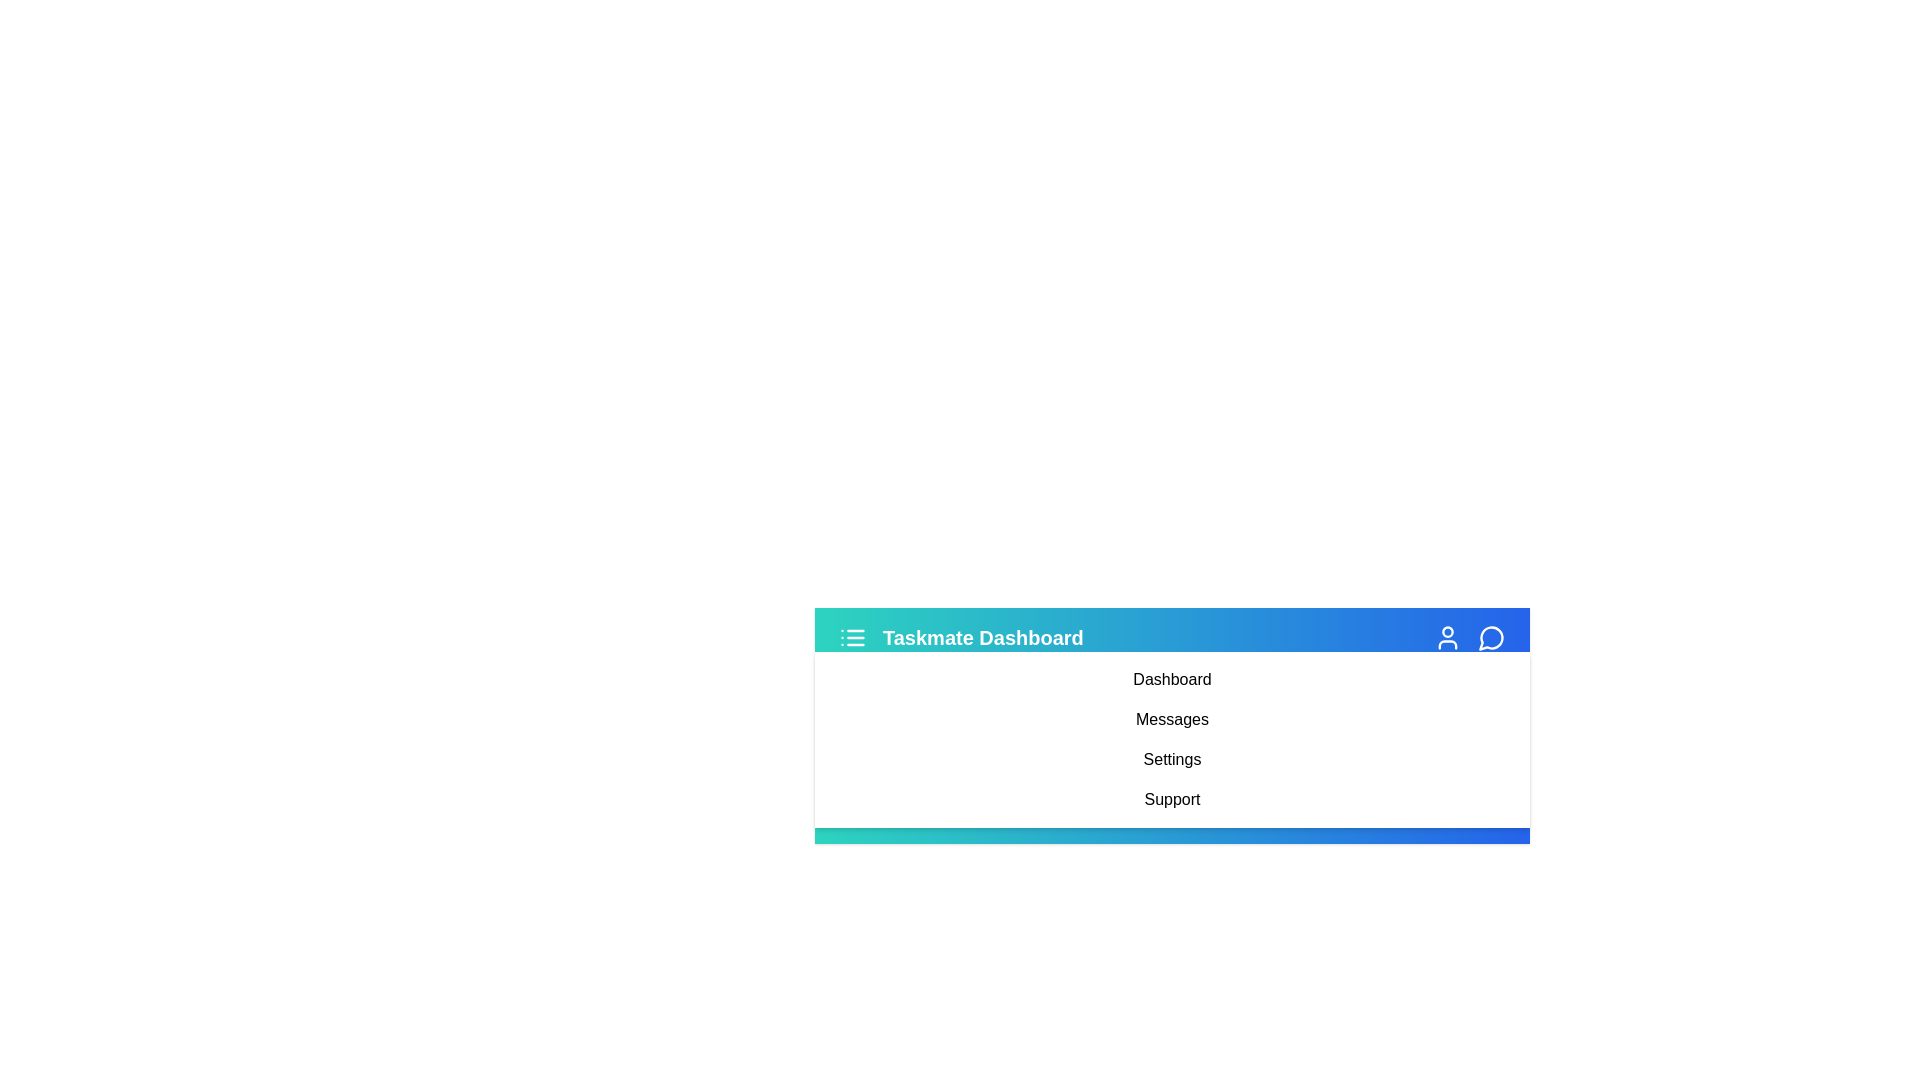  I want to click on the 'Support' link in the sidebar to navigate to the 'Support' section, so click(1172, 798).